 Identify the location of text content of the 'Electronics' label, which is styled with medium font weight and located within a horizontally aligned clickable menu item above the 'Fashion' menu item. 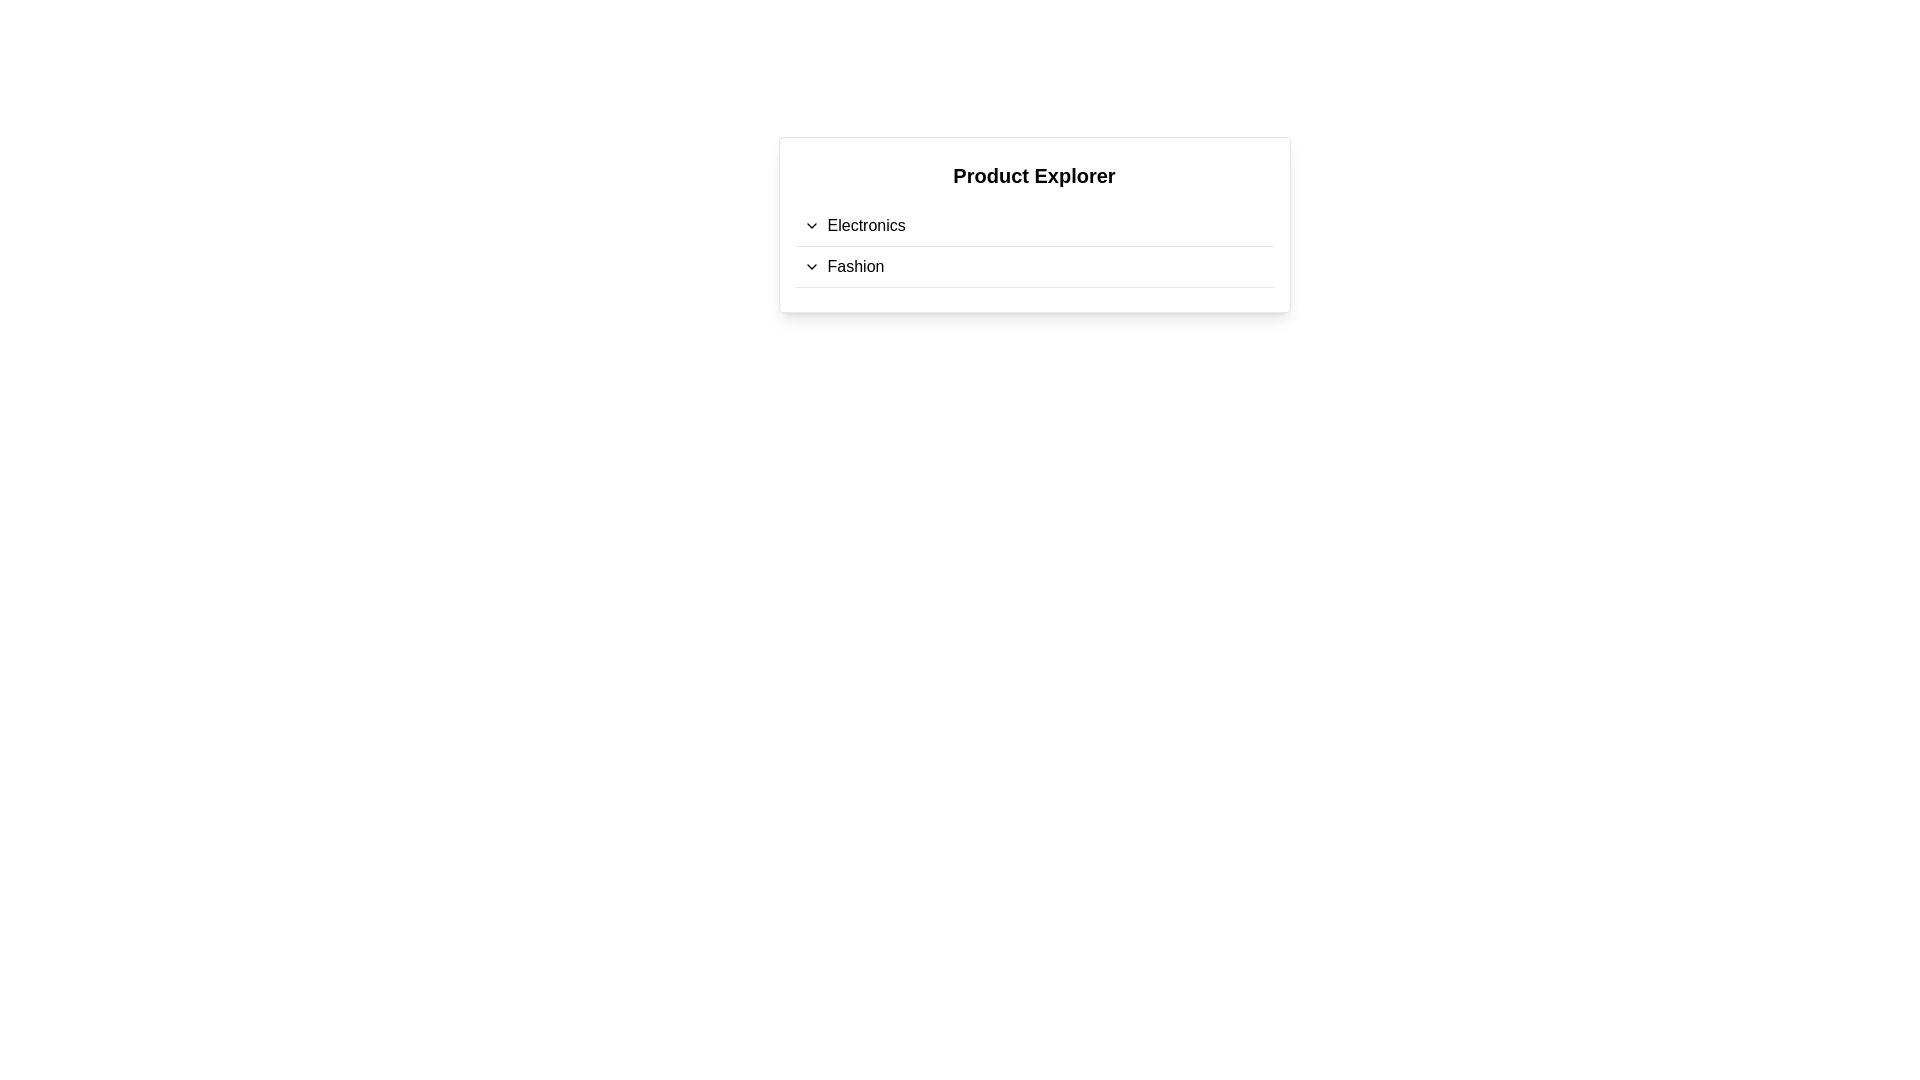
(866, 225).